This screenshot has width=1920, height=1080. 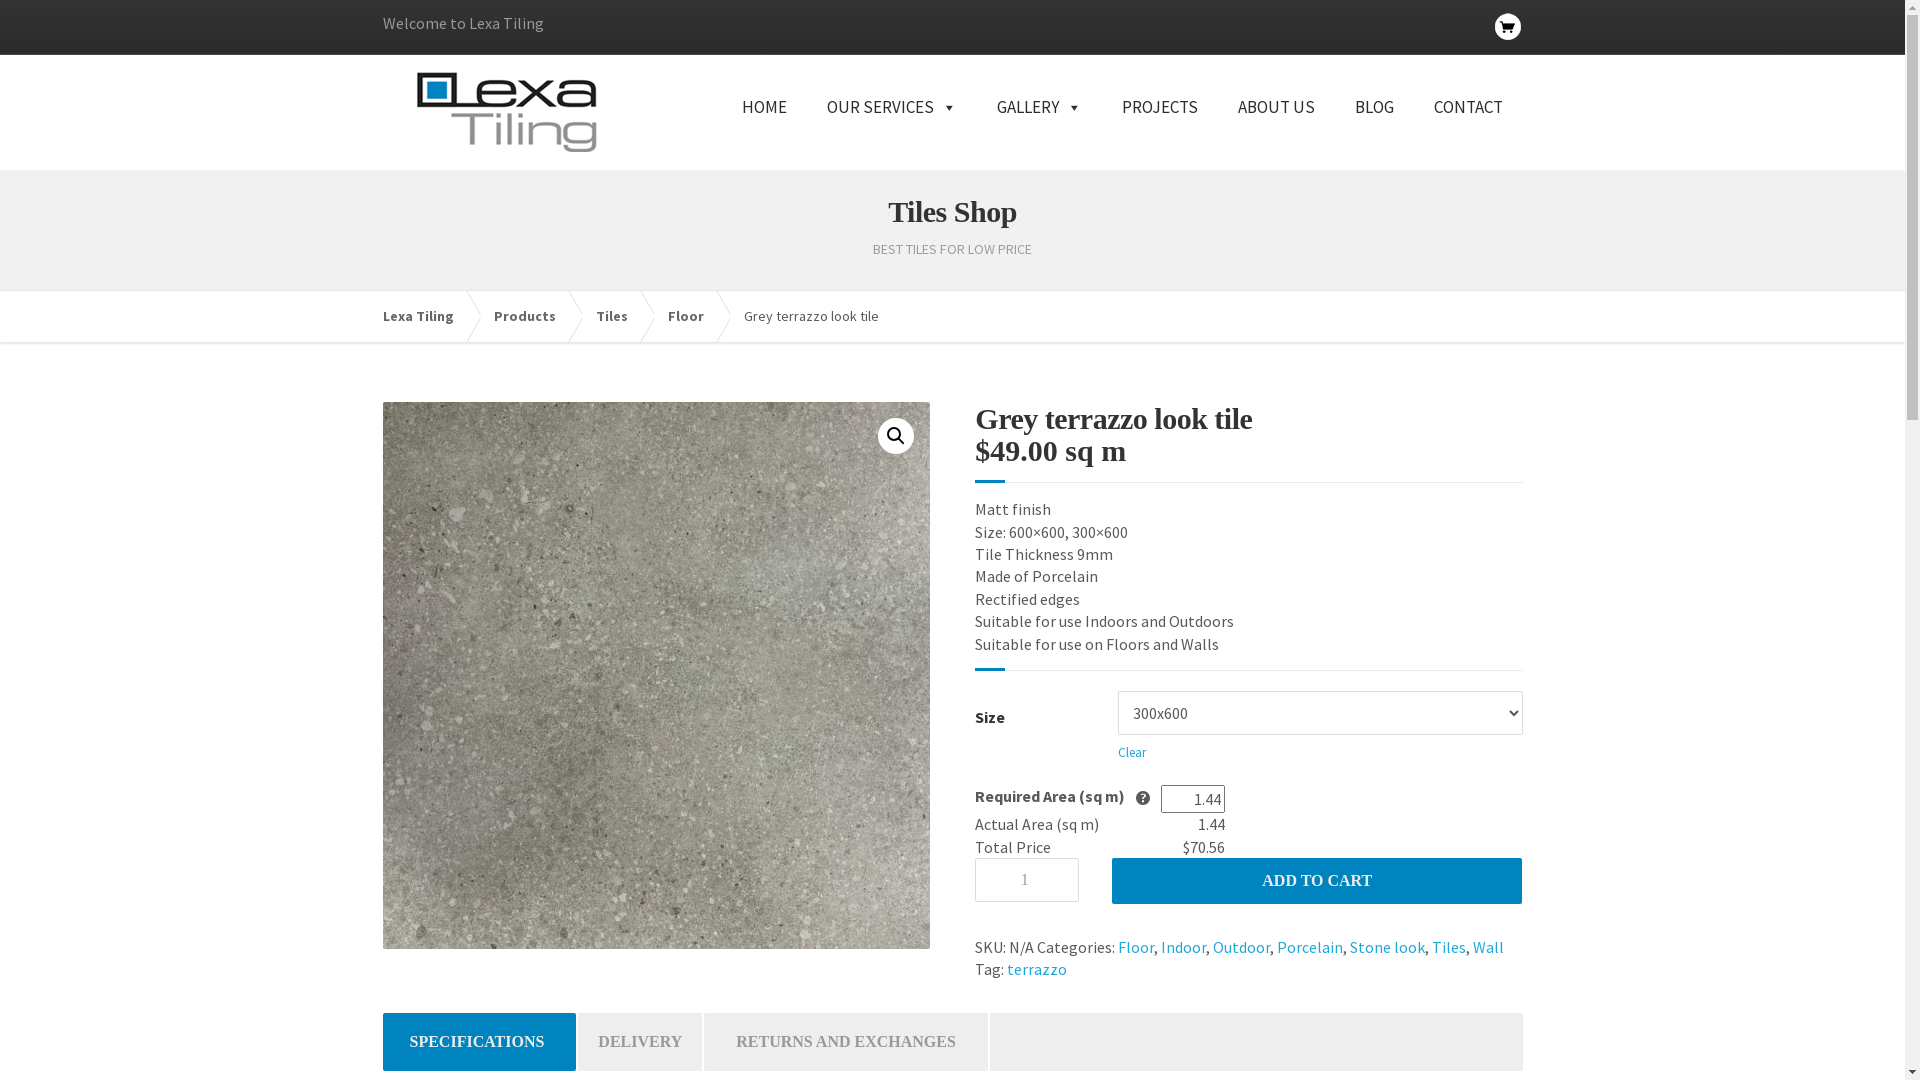 I want to click on 'ADD TO CART', so click(x=1316, y=879).